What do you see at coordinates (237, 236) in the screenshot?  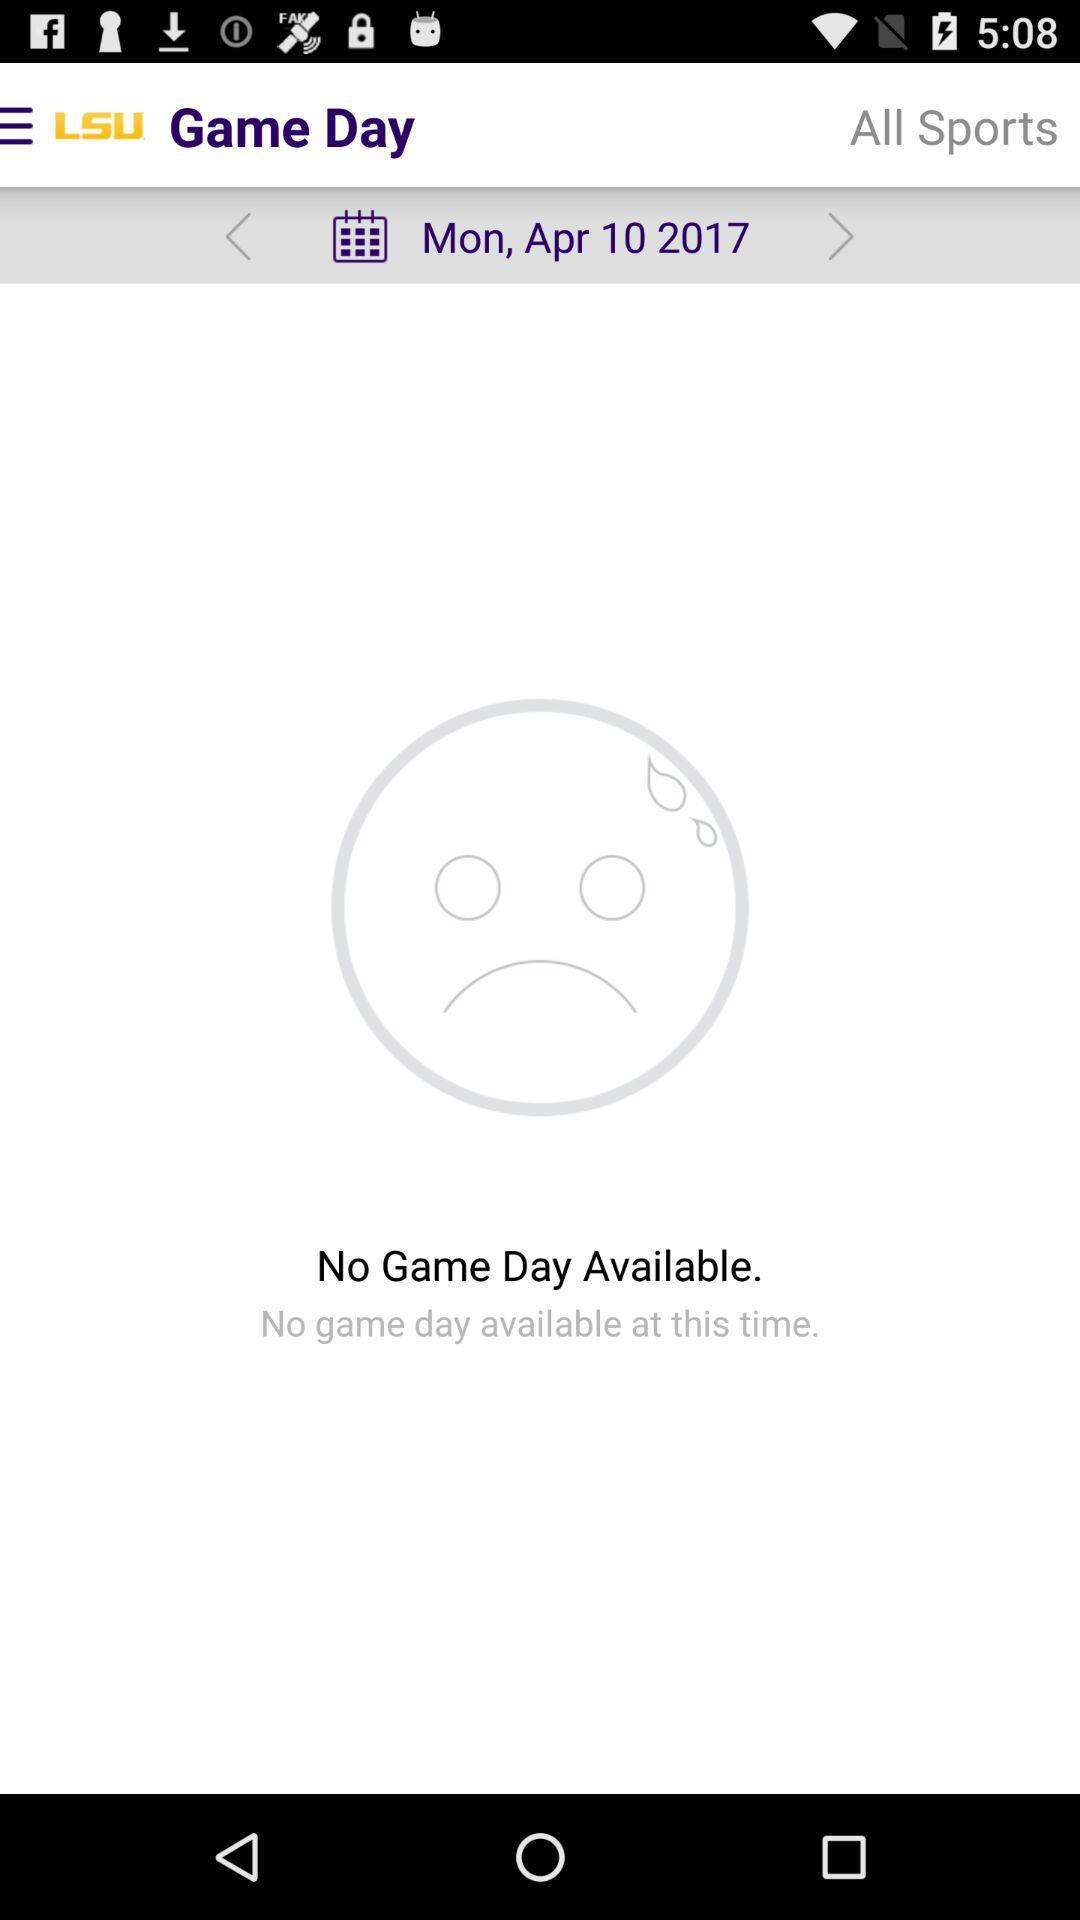 I see `app next to mon apr 10` at bounding box center [237, 236].